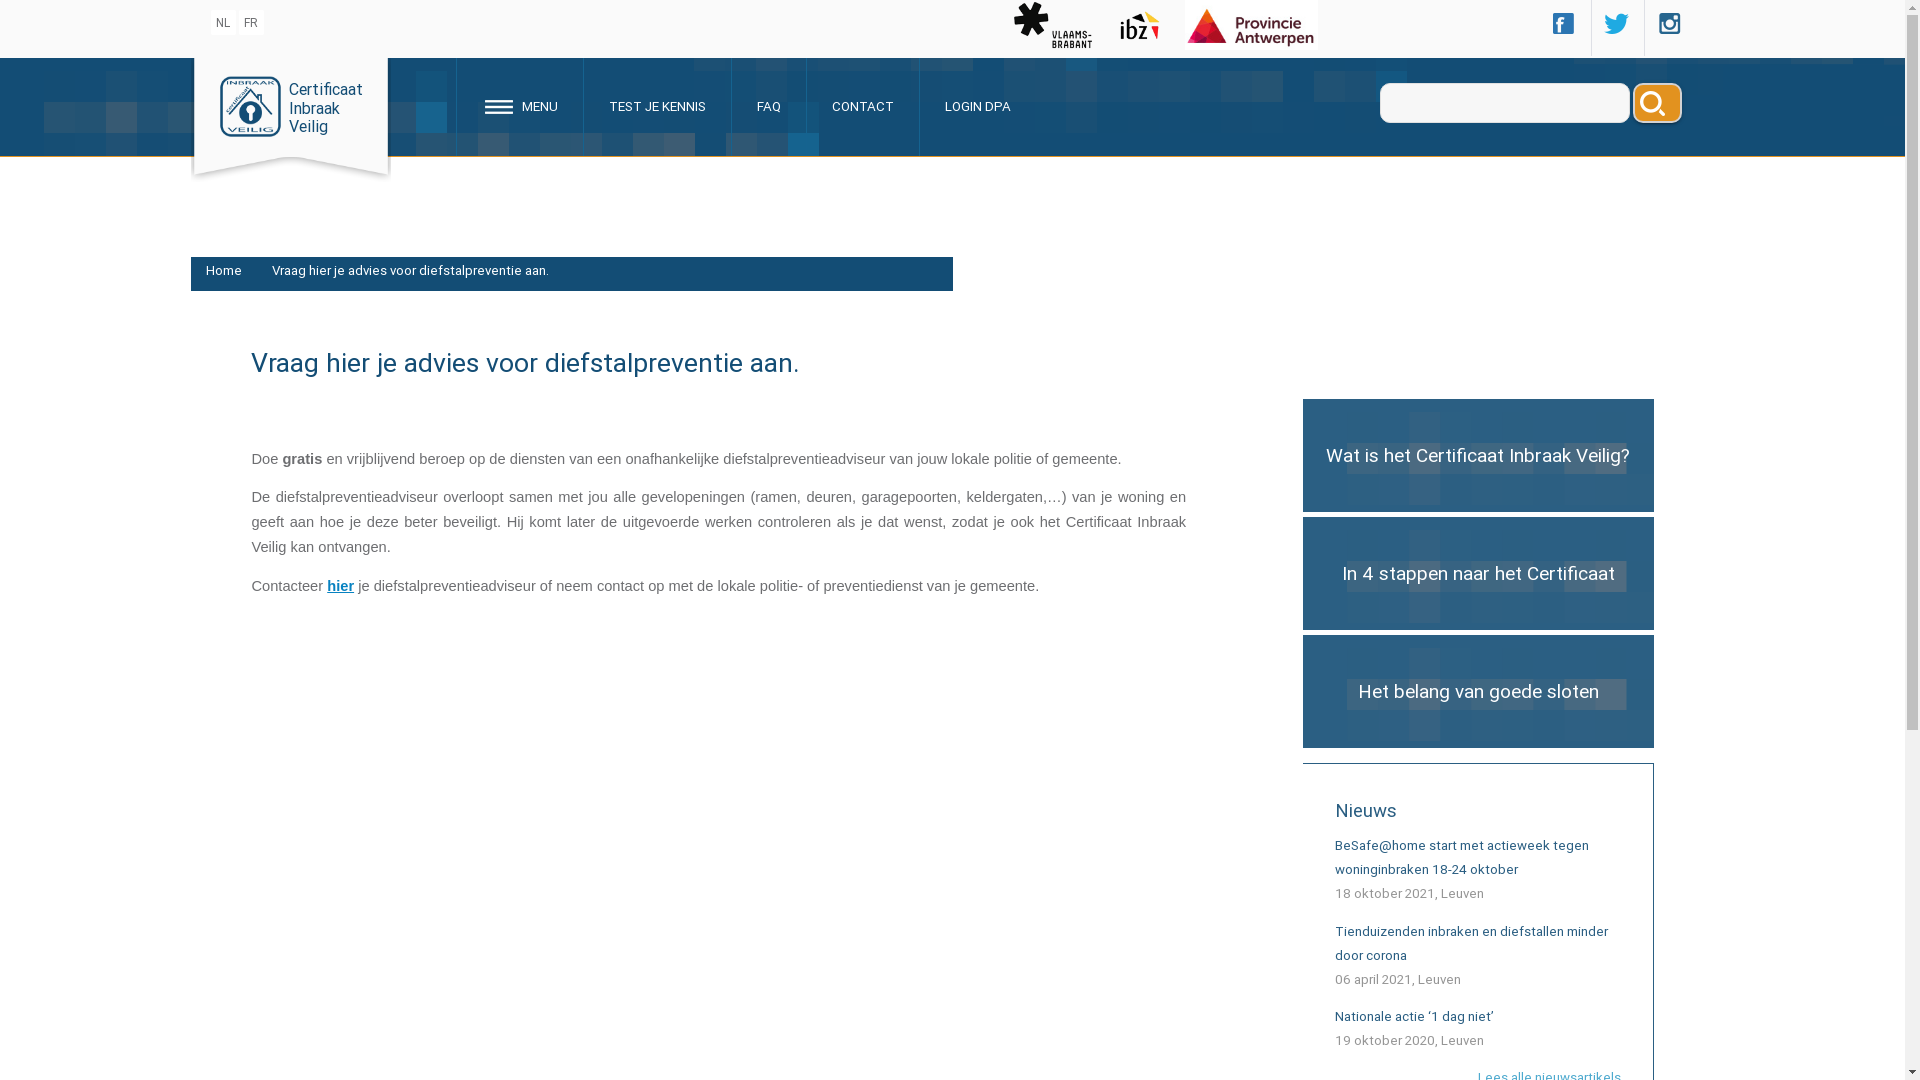  What do you see at coordinates (1334, 978) in the screenshot?
I see `'06 april 2021'` at bounding box center [1334, 978].